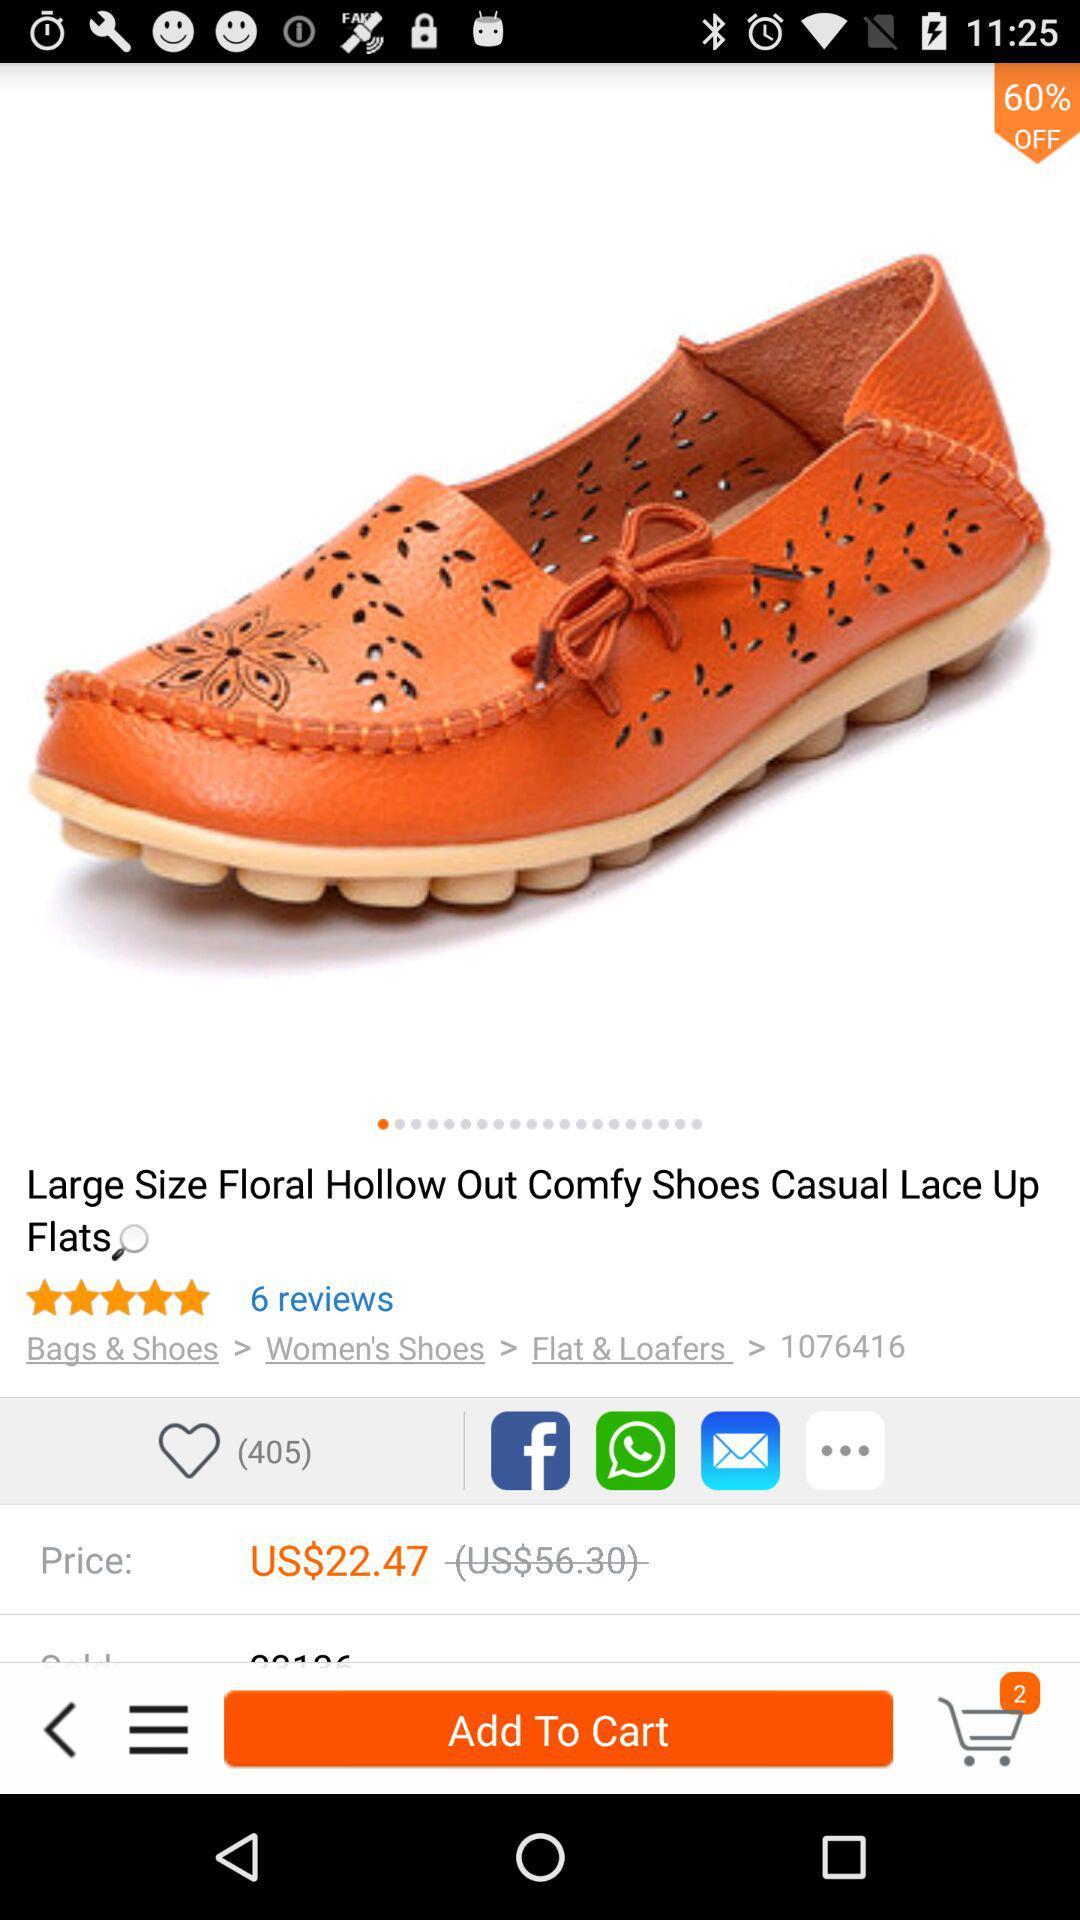  I want to click on image, so click(548, 1124).